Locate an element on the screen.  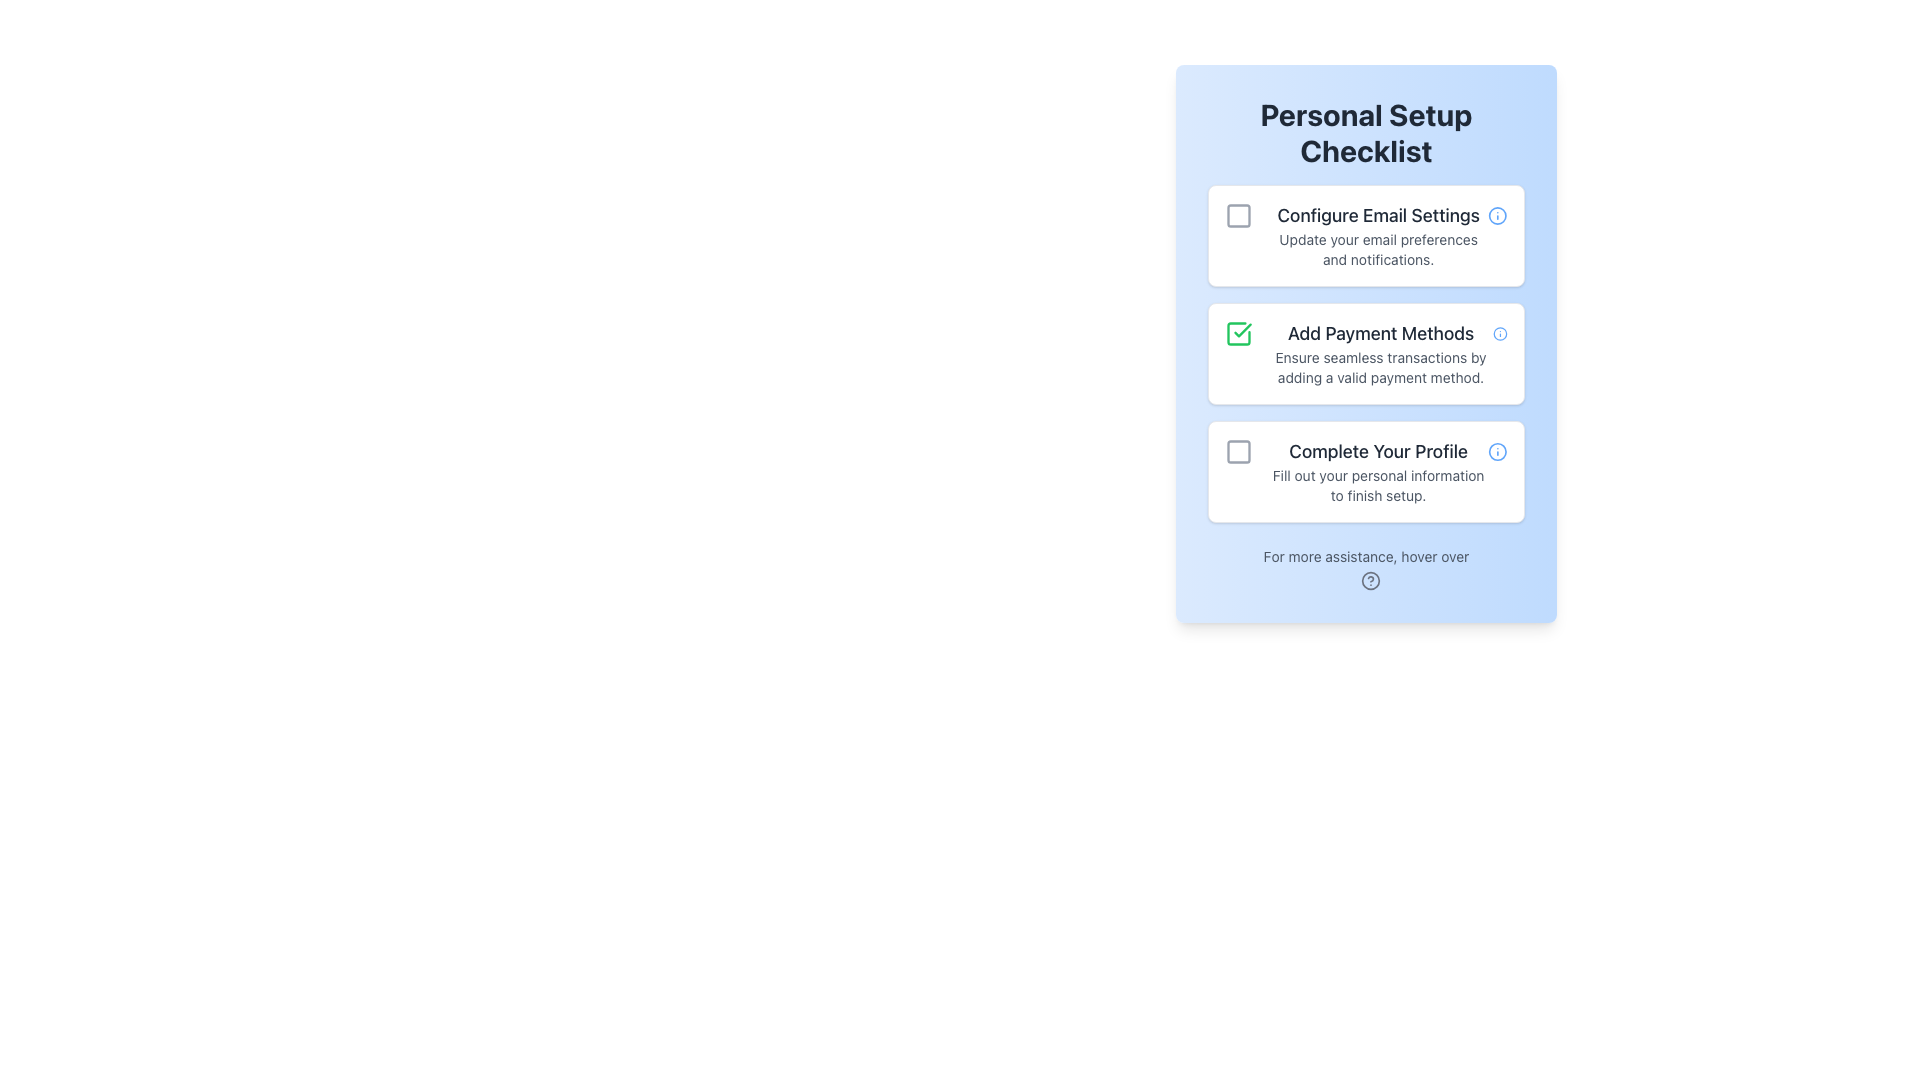
the small, square-shaped icon with rounded corners located in the 'Complete Your Profile' section of the setup checklist is located at coordinates (1237, 451).